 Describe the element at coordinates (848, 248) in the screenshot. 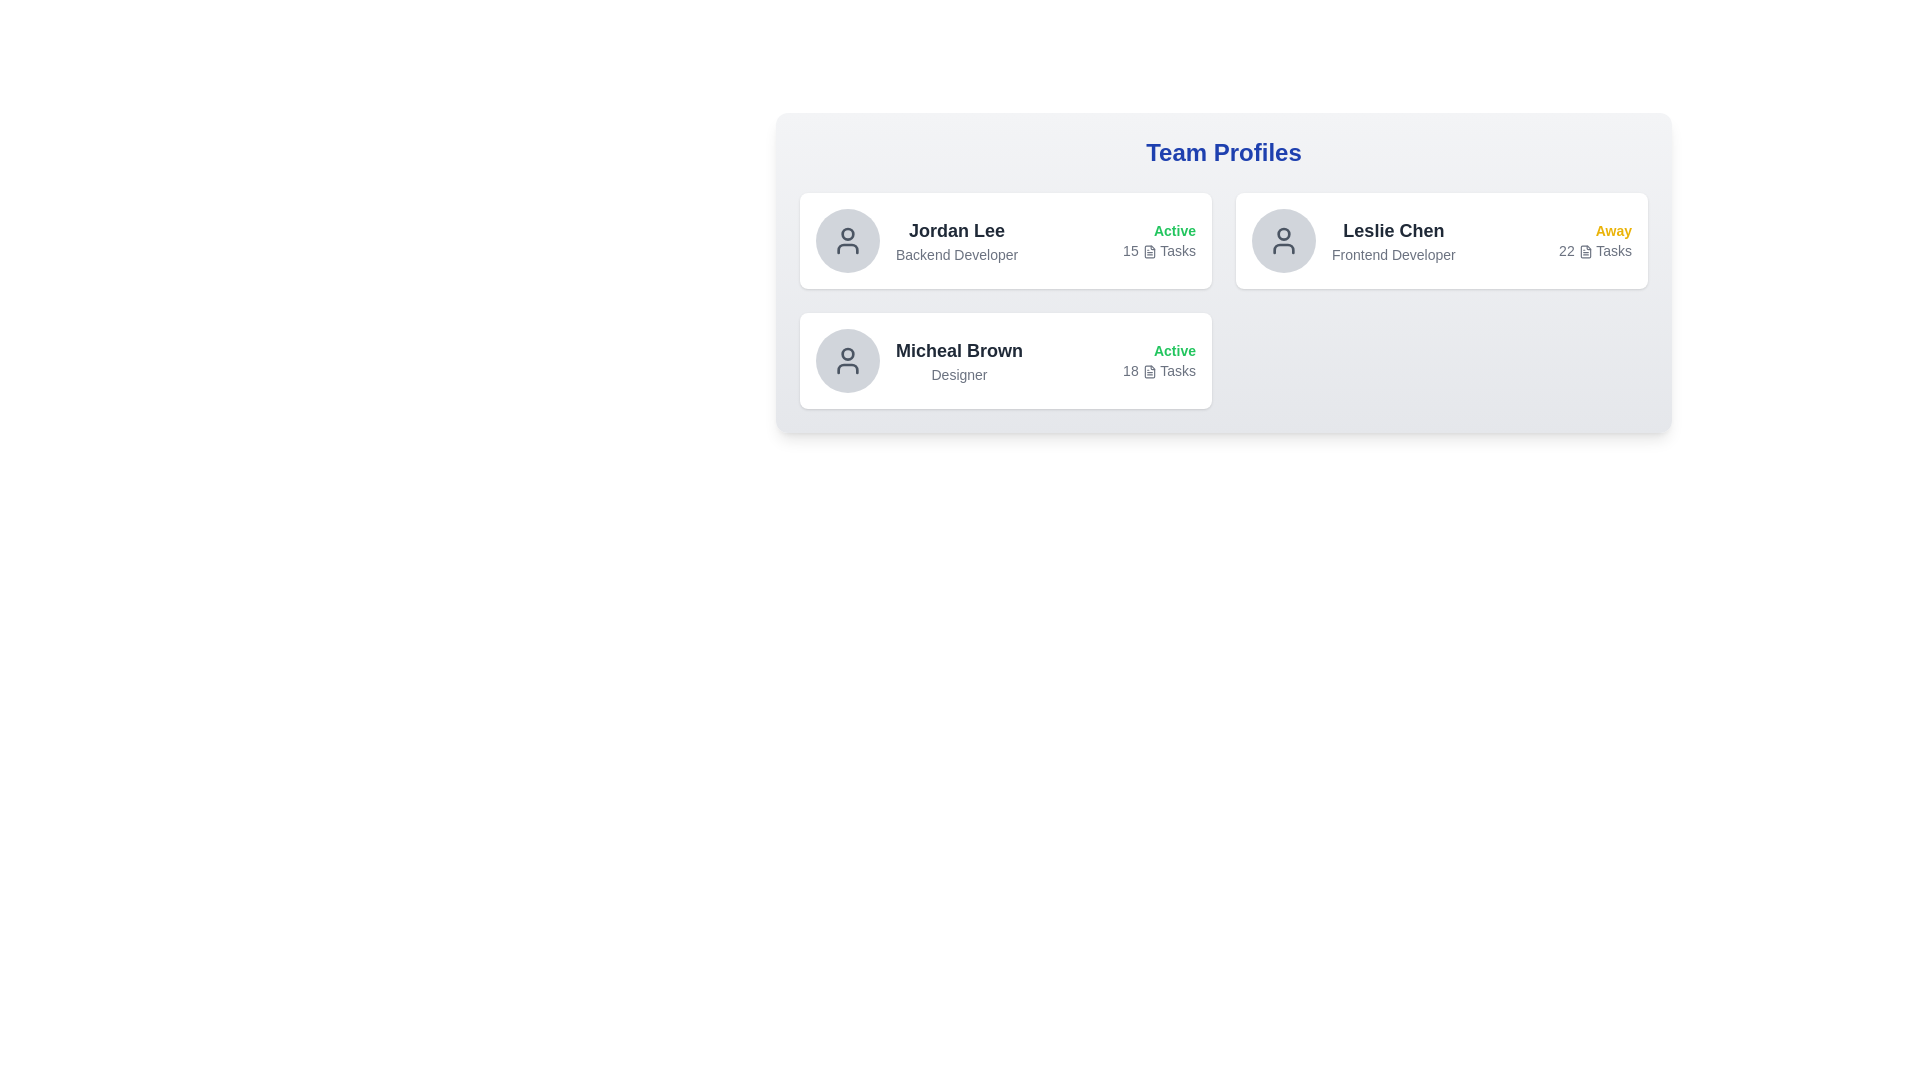

I see `the lower body part of the user icon representing the 'Jordan Lee' profile card, located in the top-left section of the 'Team Profiles' interface` at that location.